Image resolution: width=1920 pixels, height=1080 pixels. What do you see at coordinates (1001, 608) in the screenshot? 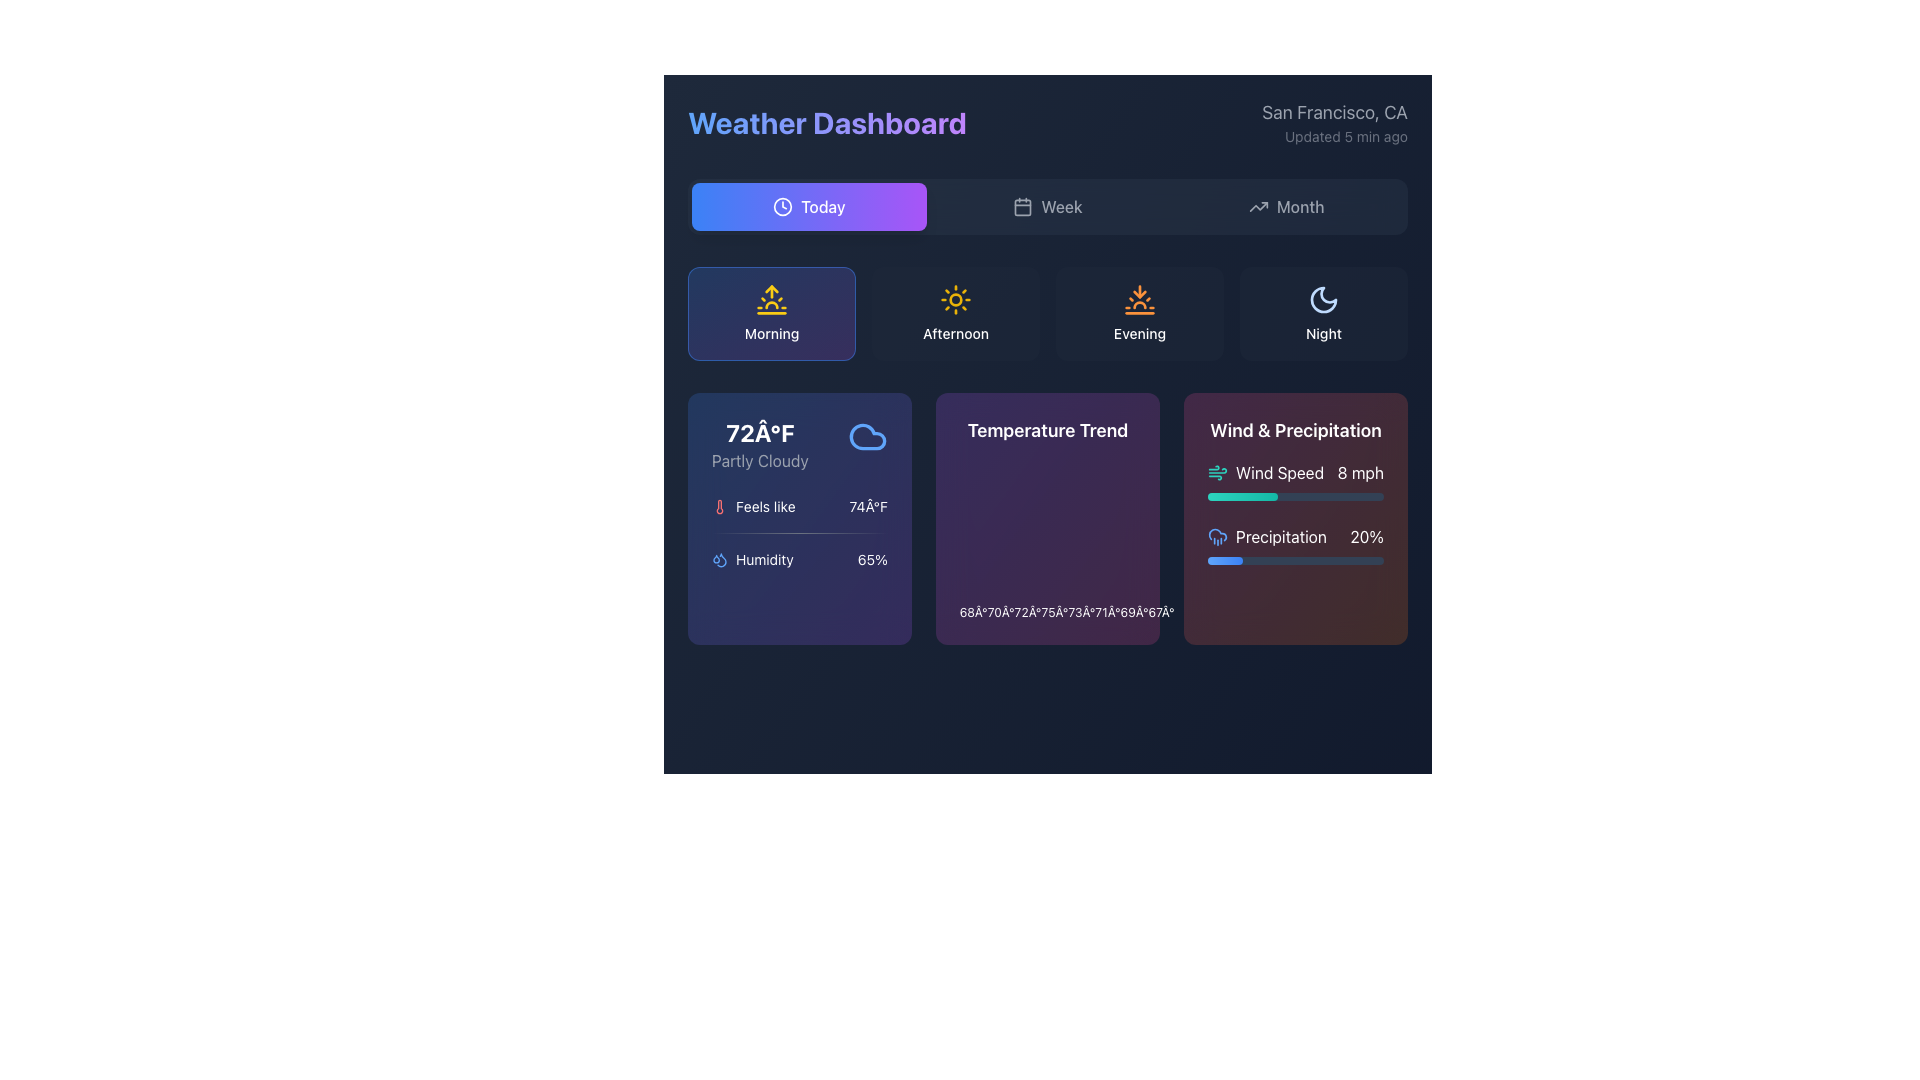
I see `the temperature display text label showing '70°' within the 'Temperature Trend' card` at bounding box center [1001, 608].